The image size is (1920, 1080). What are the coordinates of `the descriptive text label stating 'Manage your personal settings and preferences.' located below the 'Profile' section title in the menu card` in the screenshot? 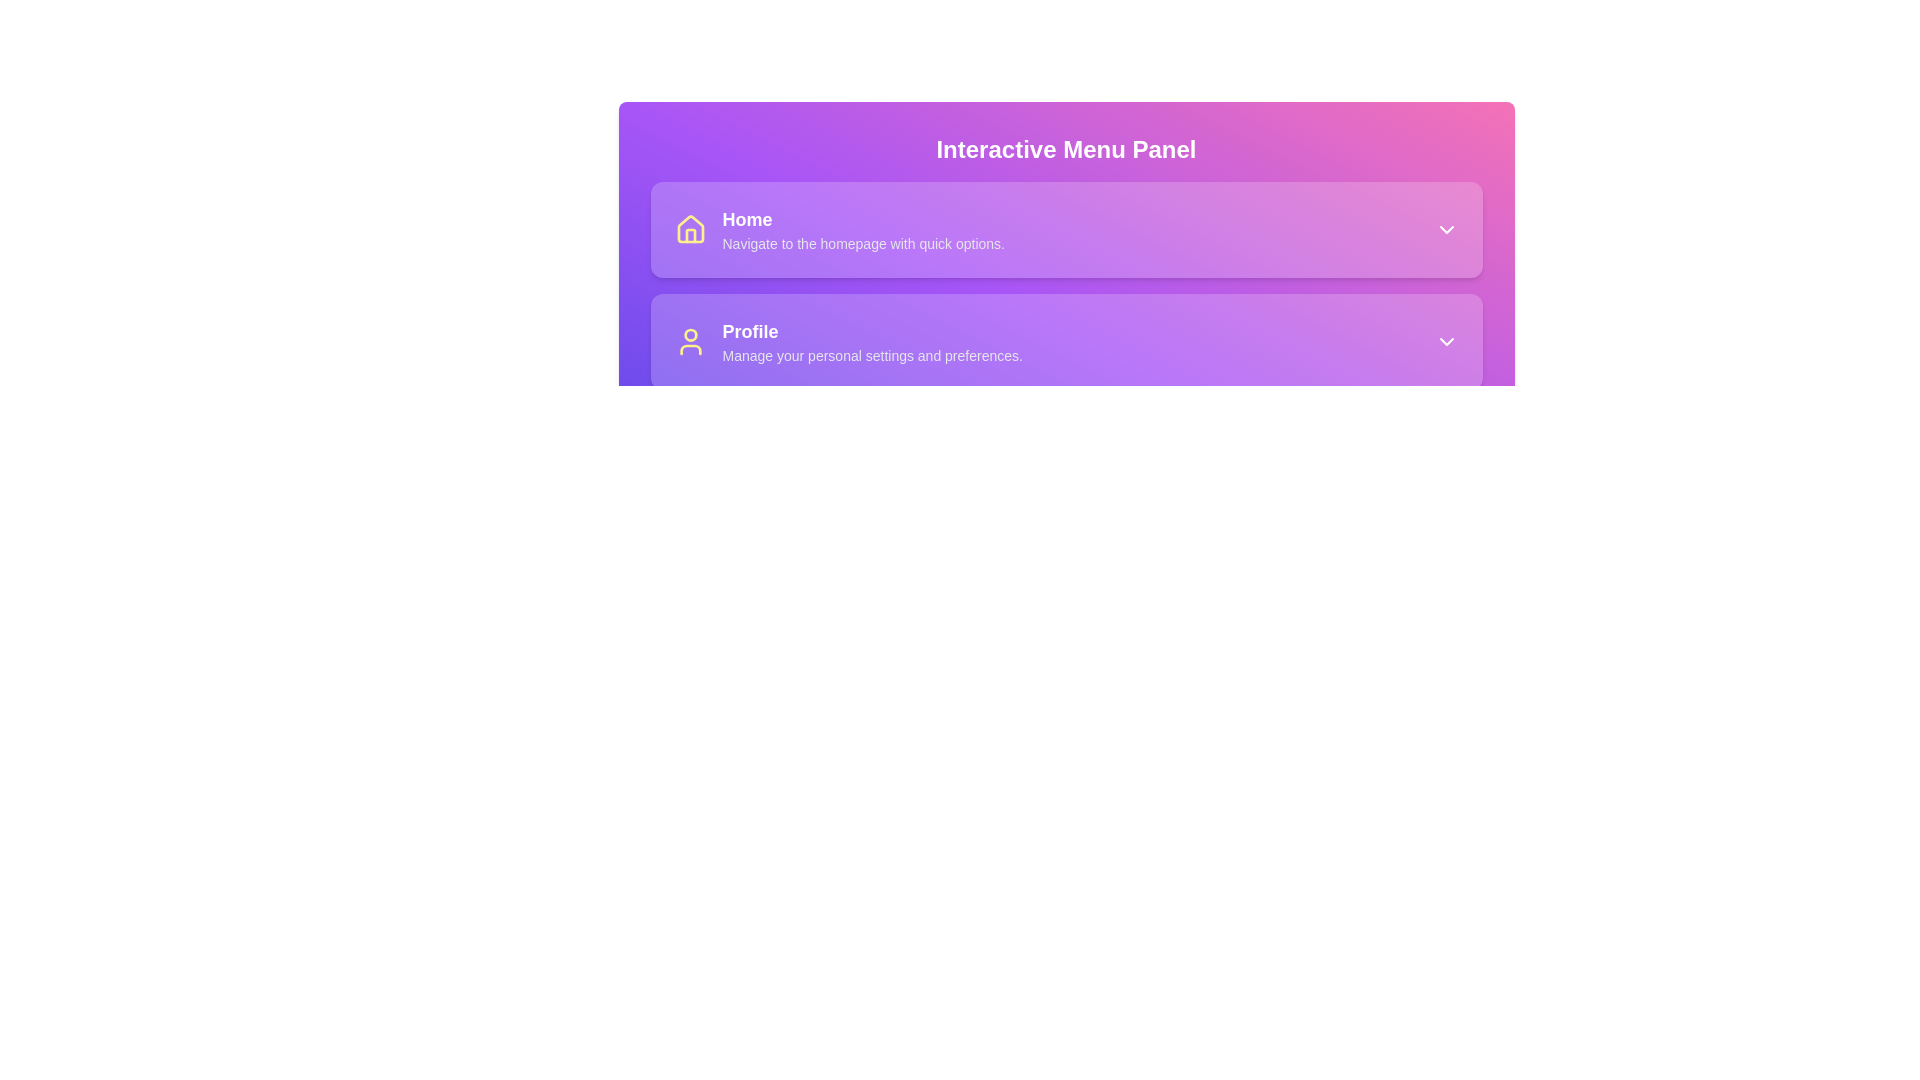 It's located at (872, 354).